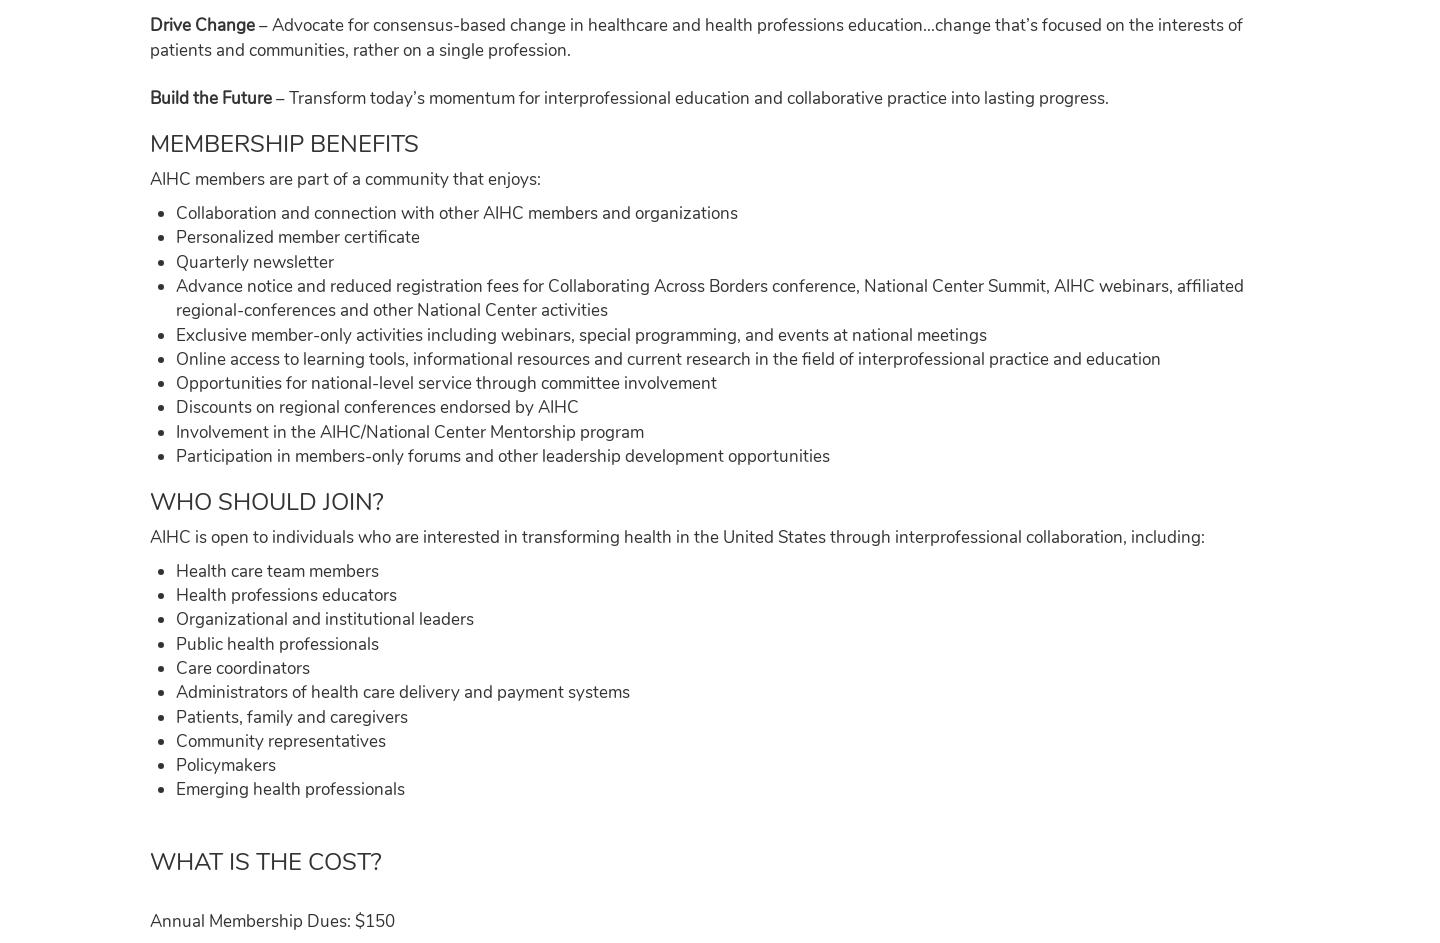 The width and height of the screenshot is (1440, 943). What do you see at coordinates (696, 37) in the screenshot?
I see `'– Advocate for consensus-based change in healthcare and health professions education...change that’s focused on the interests of patients and communities, rather on a single profession.'` at bounding box center [696, 37].